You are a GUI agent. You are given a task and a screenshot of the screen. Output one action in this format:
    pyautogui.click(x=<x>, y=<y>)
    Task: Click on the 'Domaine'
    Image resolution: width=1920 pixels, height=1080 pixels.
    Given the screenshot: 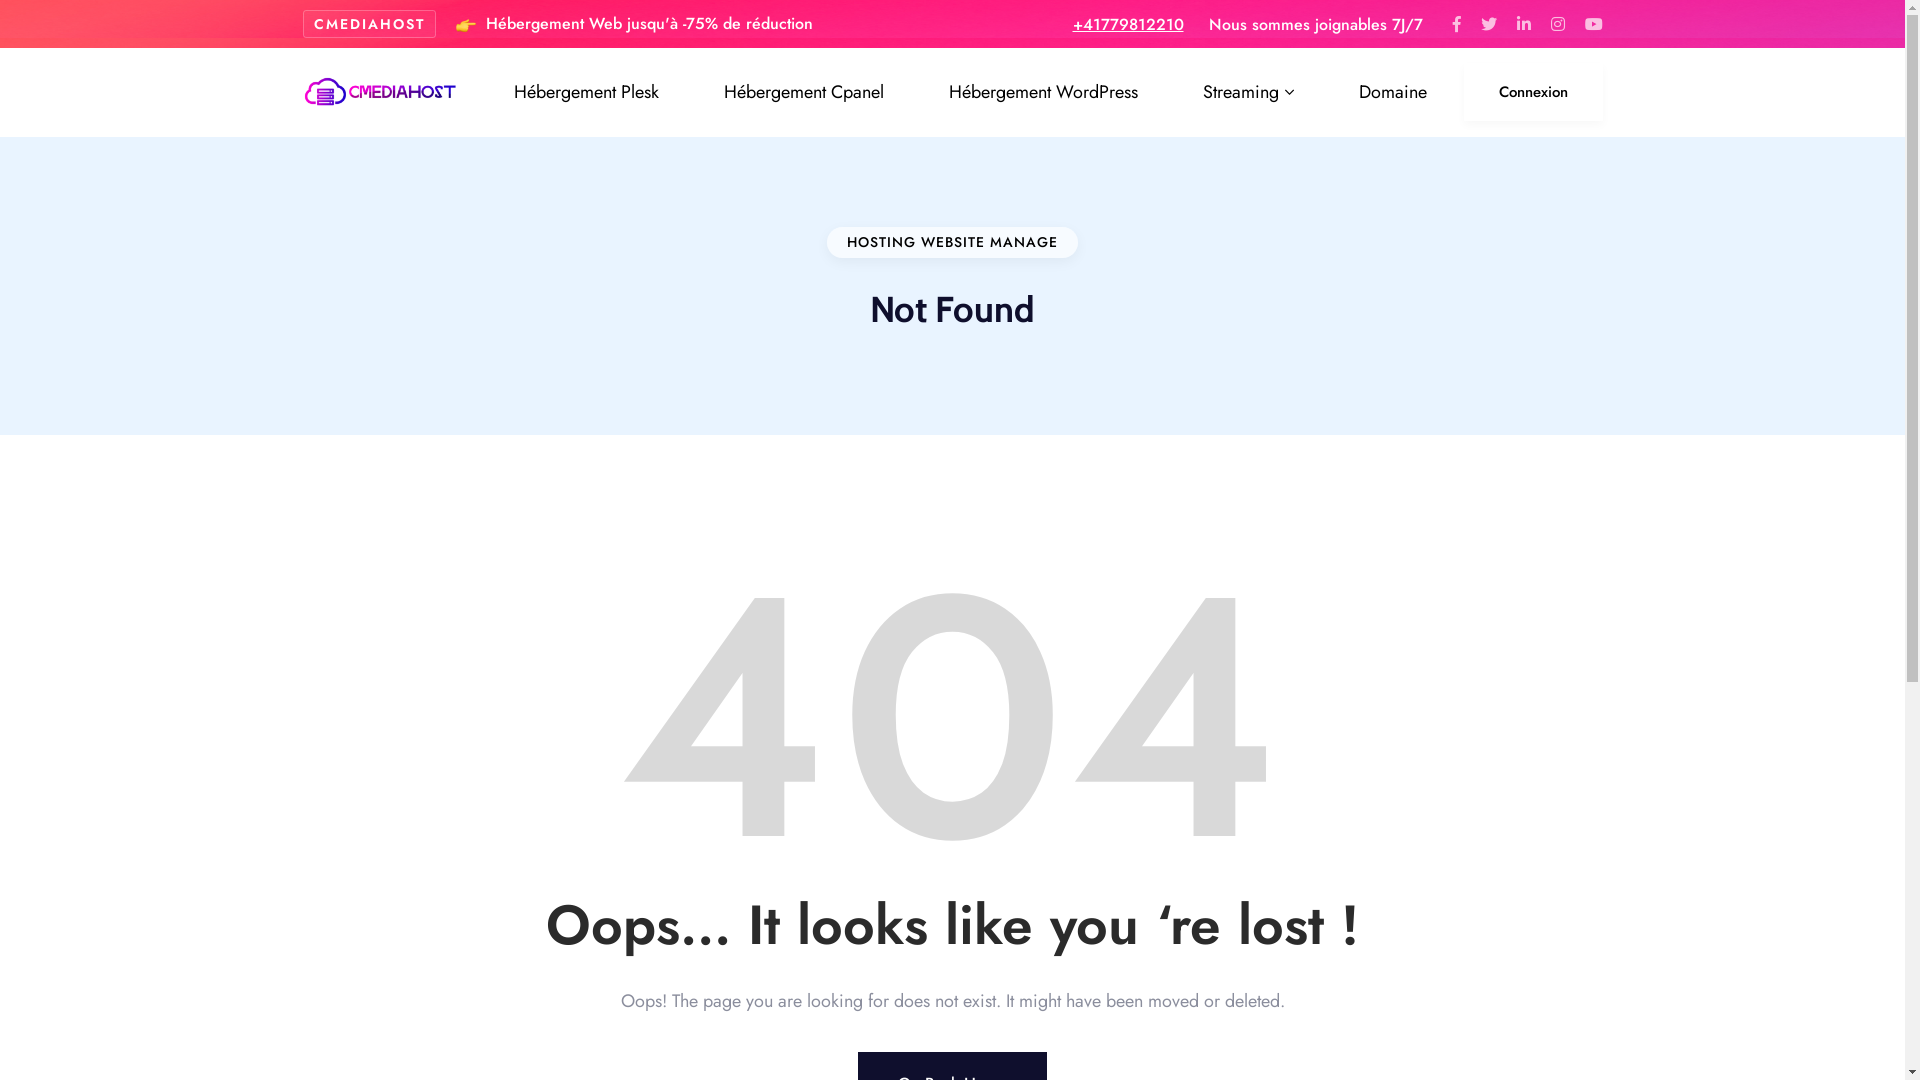 What is the action you would take?
    pyautogui.click(x=1344, y=92)
    